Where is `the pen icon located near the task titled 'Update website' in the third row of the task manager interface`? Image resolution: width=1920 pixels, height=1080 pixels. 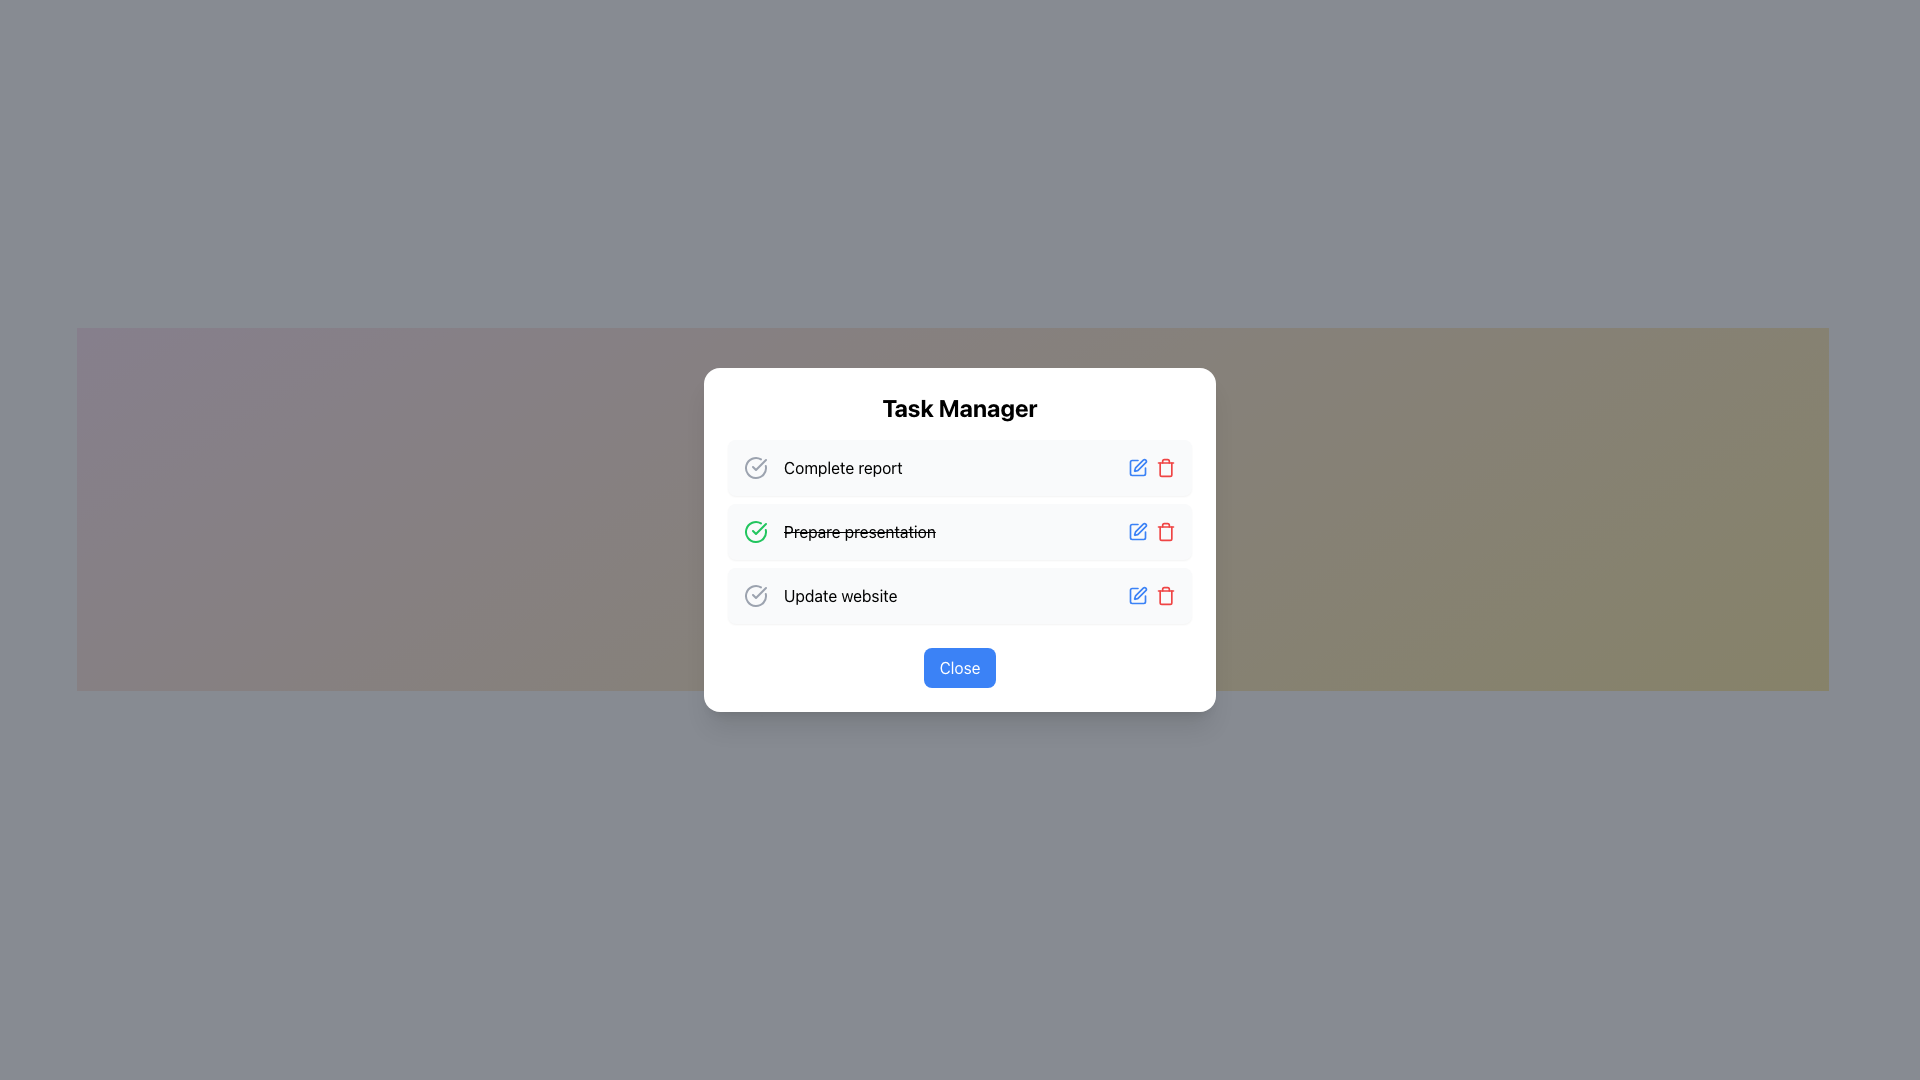
the pen icon located near the task titled 'Update website' in the third row of the task manager interface is located at coordinates (1140, 592).